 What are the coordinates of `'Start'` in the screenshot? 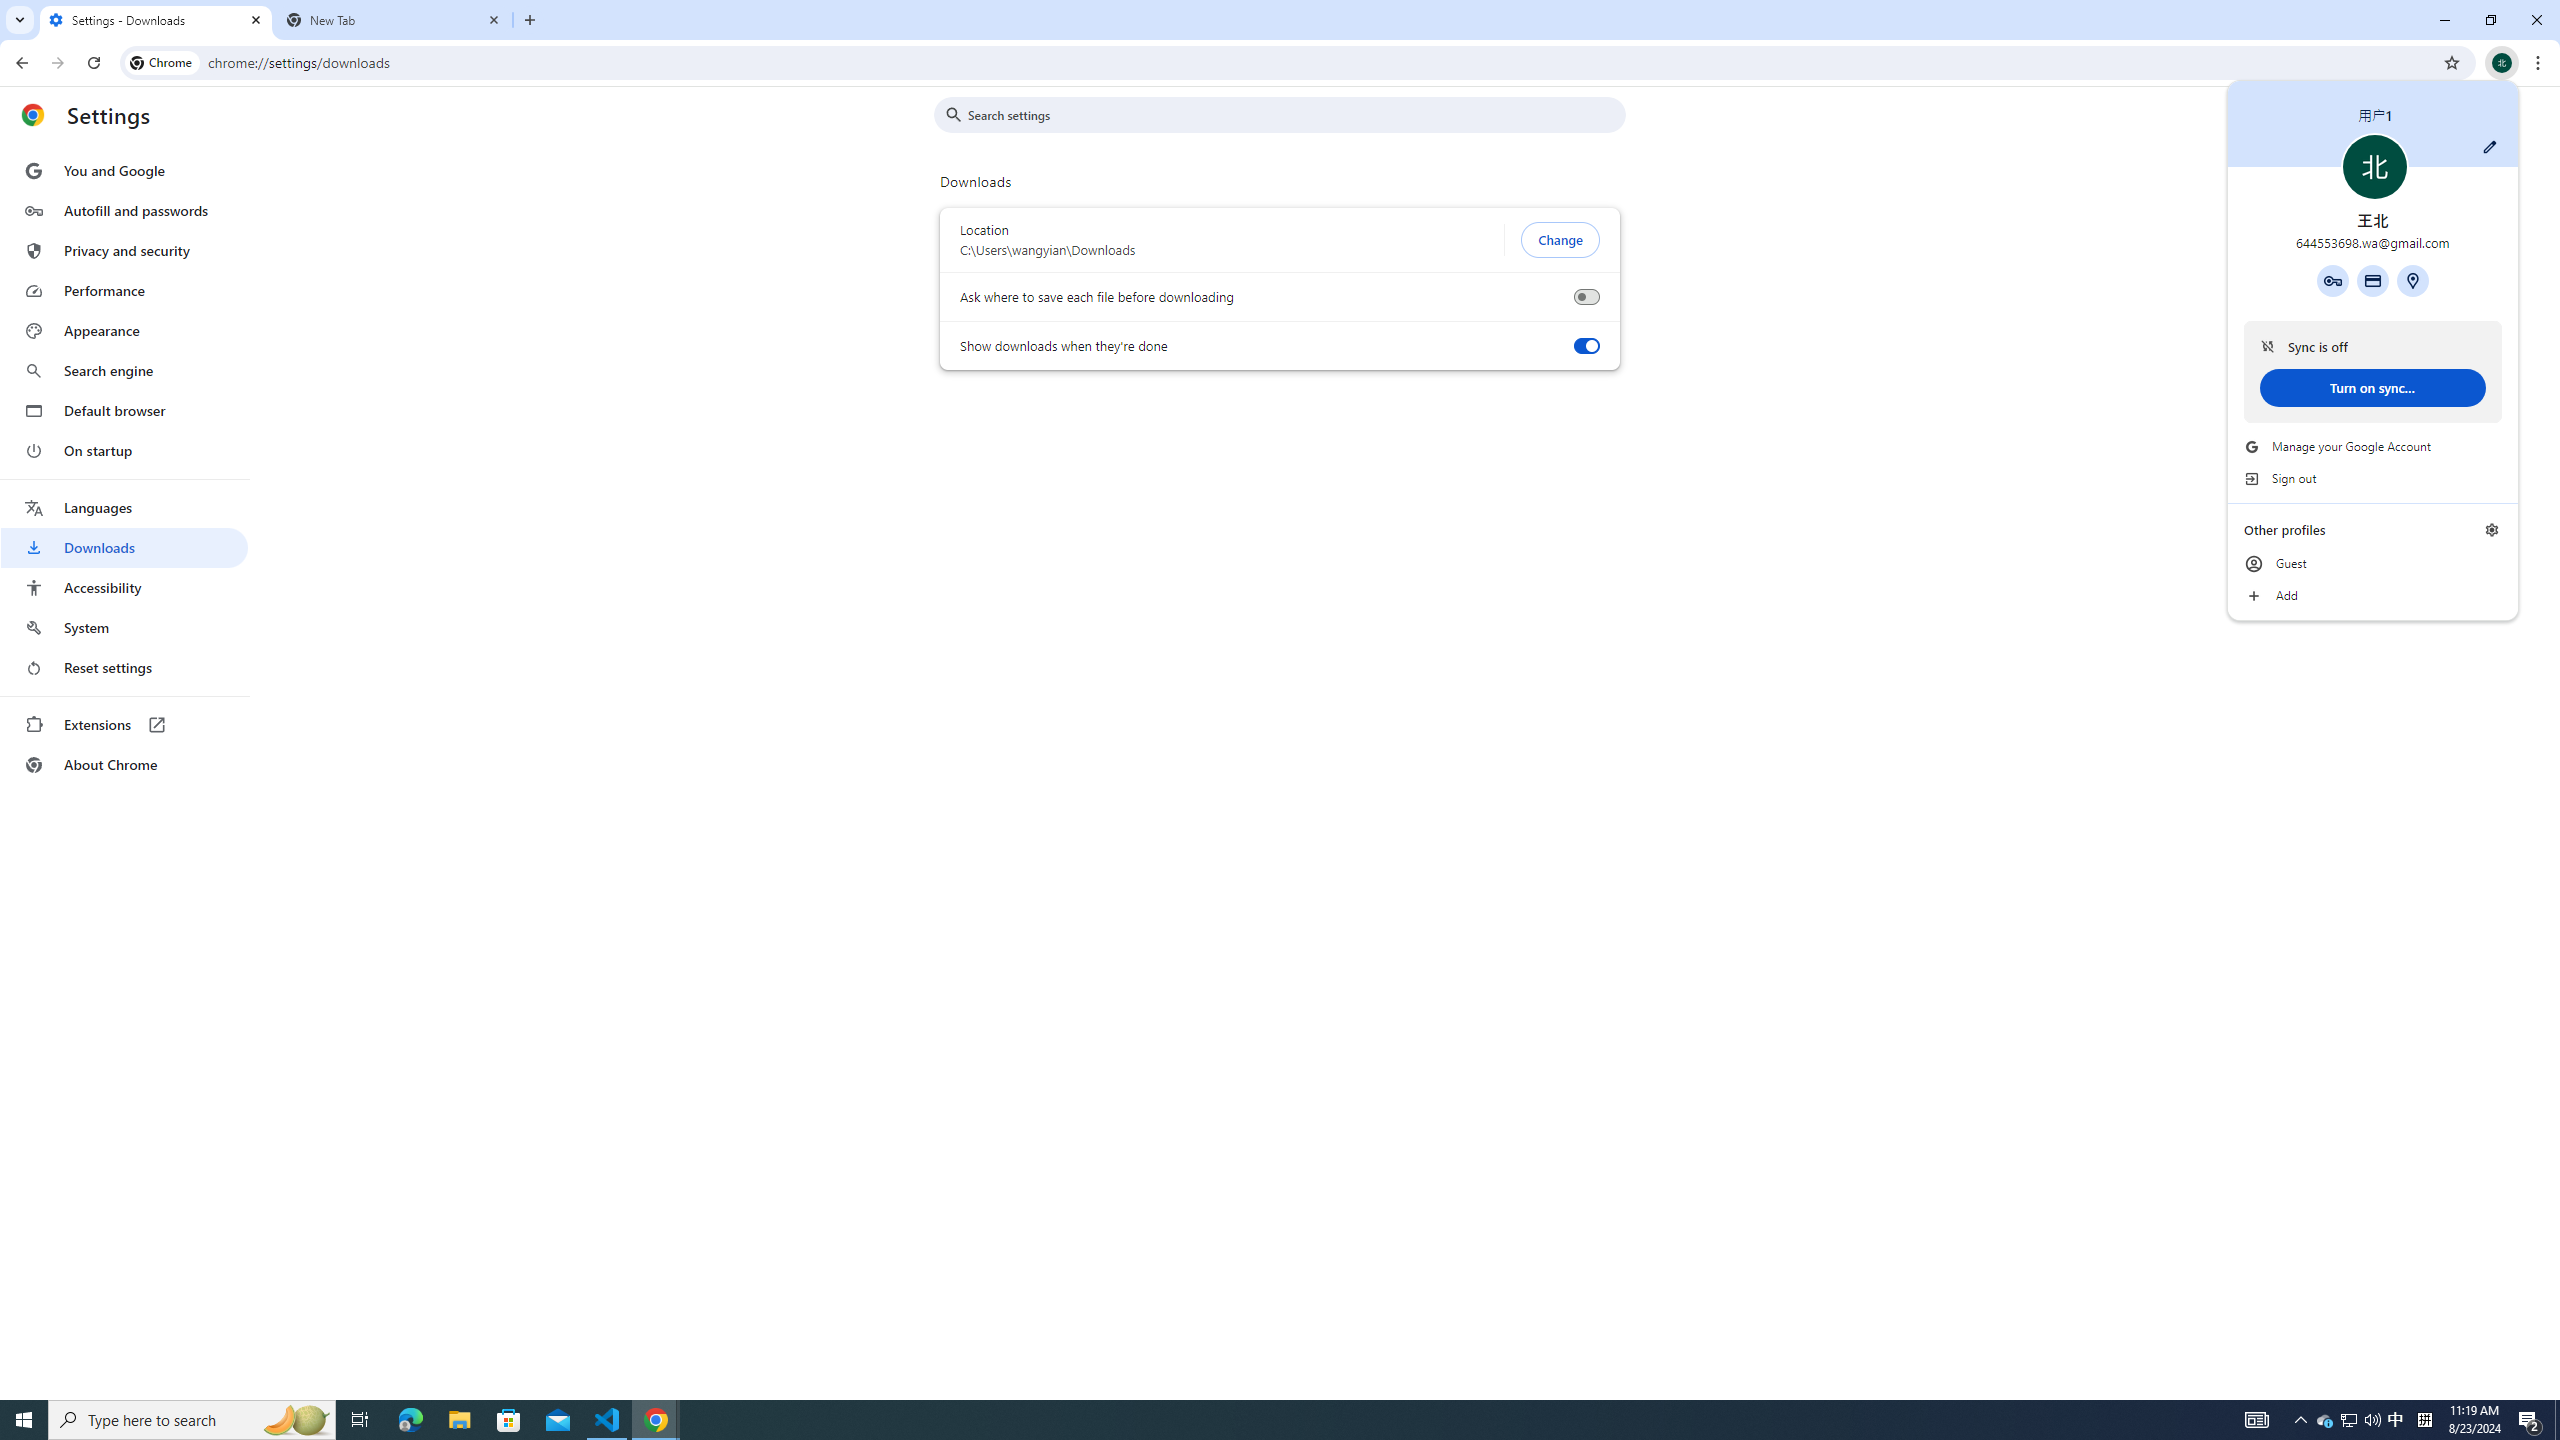 It's located at (24, 1418).